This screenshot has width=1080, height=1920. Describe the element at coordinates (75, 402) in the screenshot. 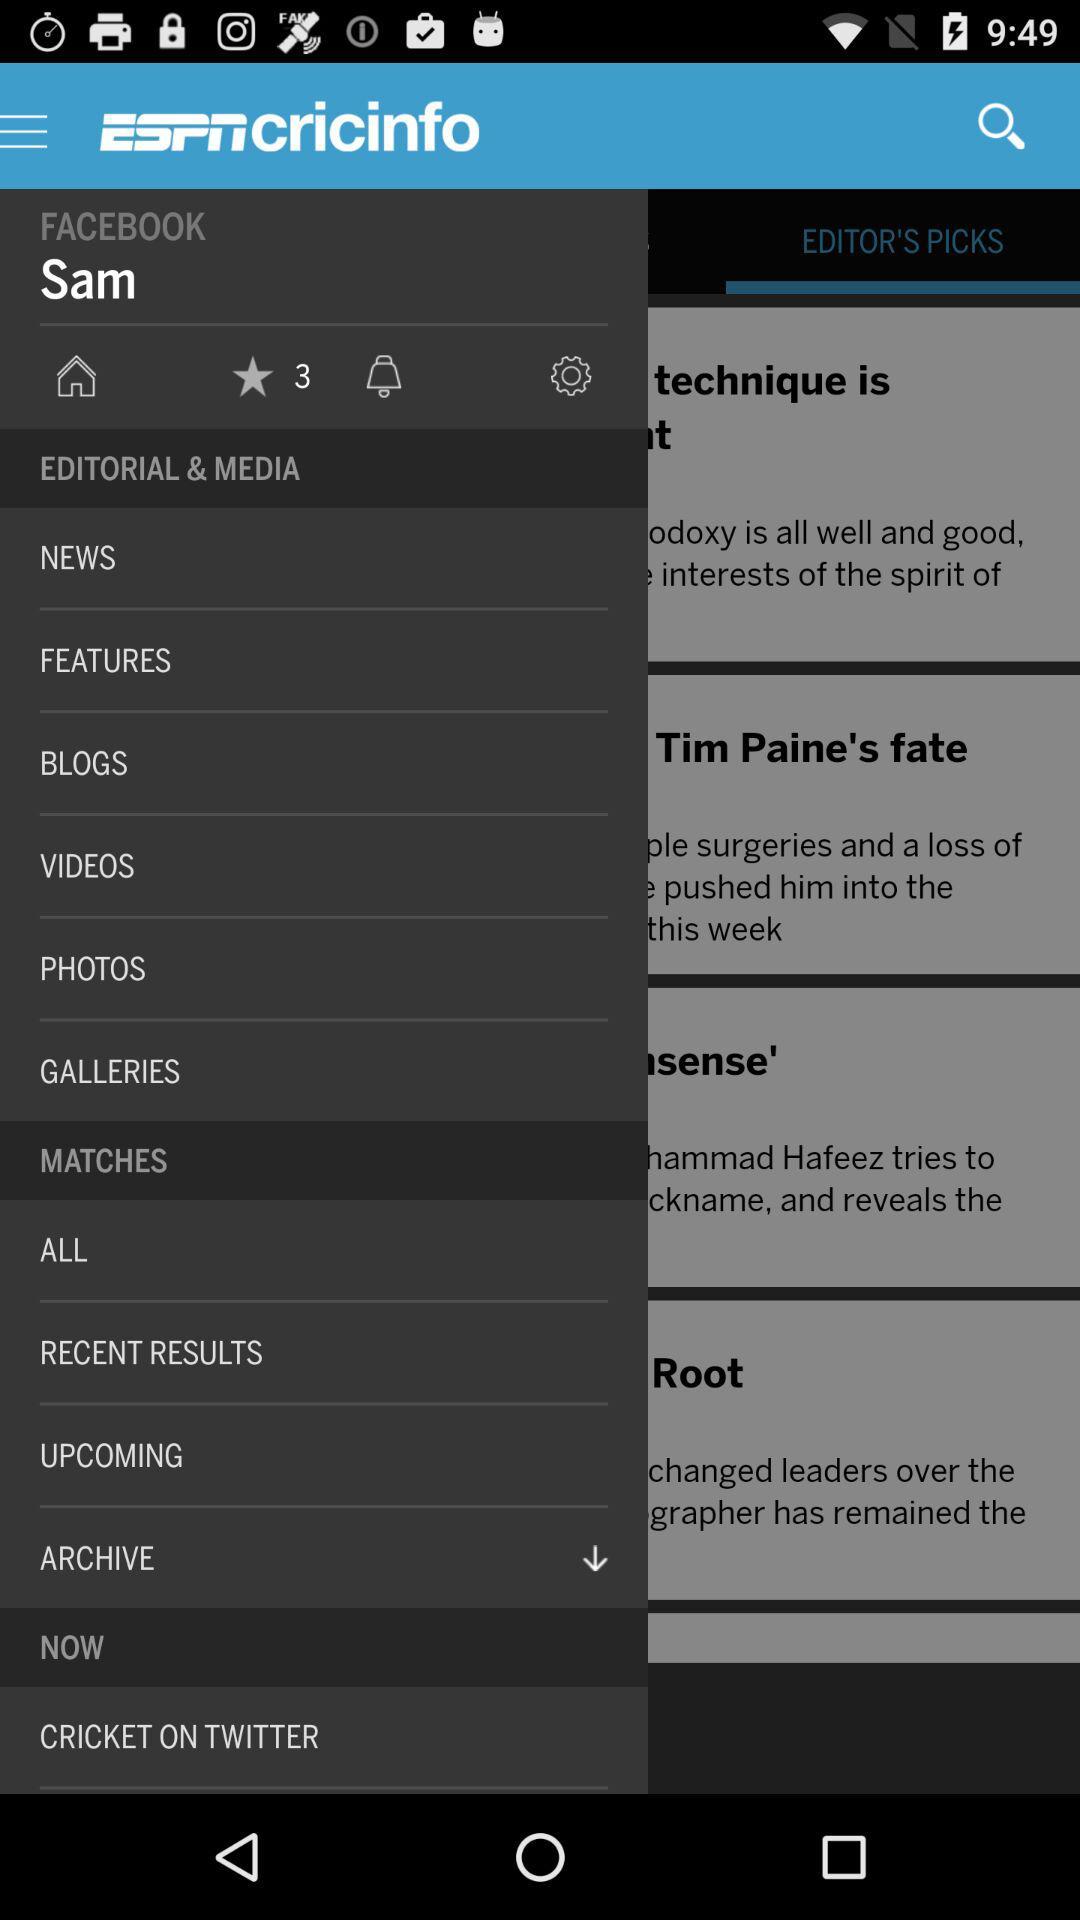

I see `the home icon` at that location.